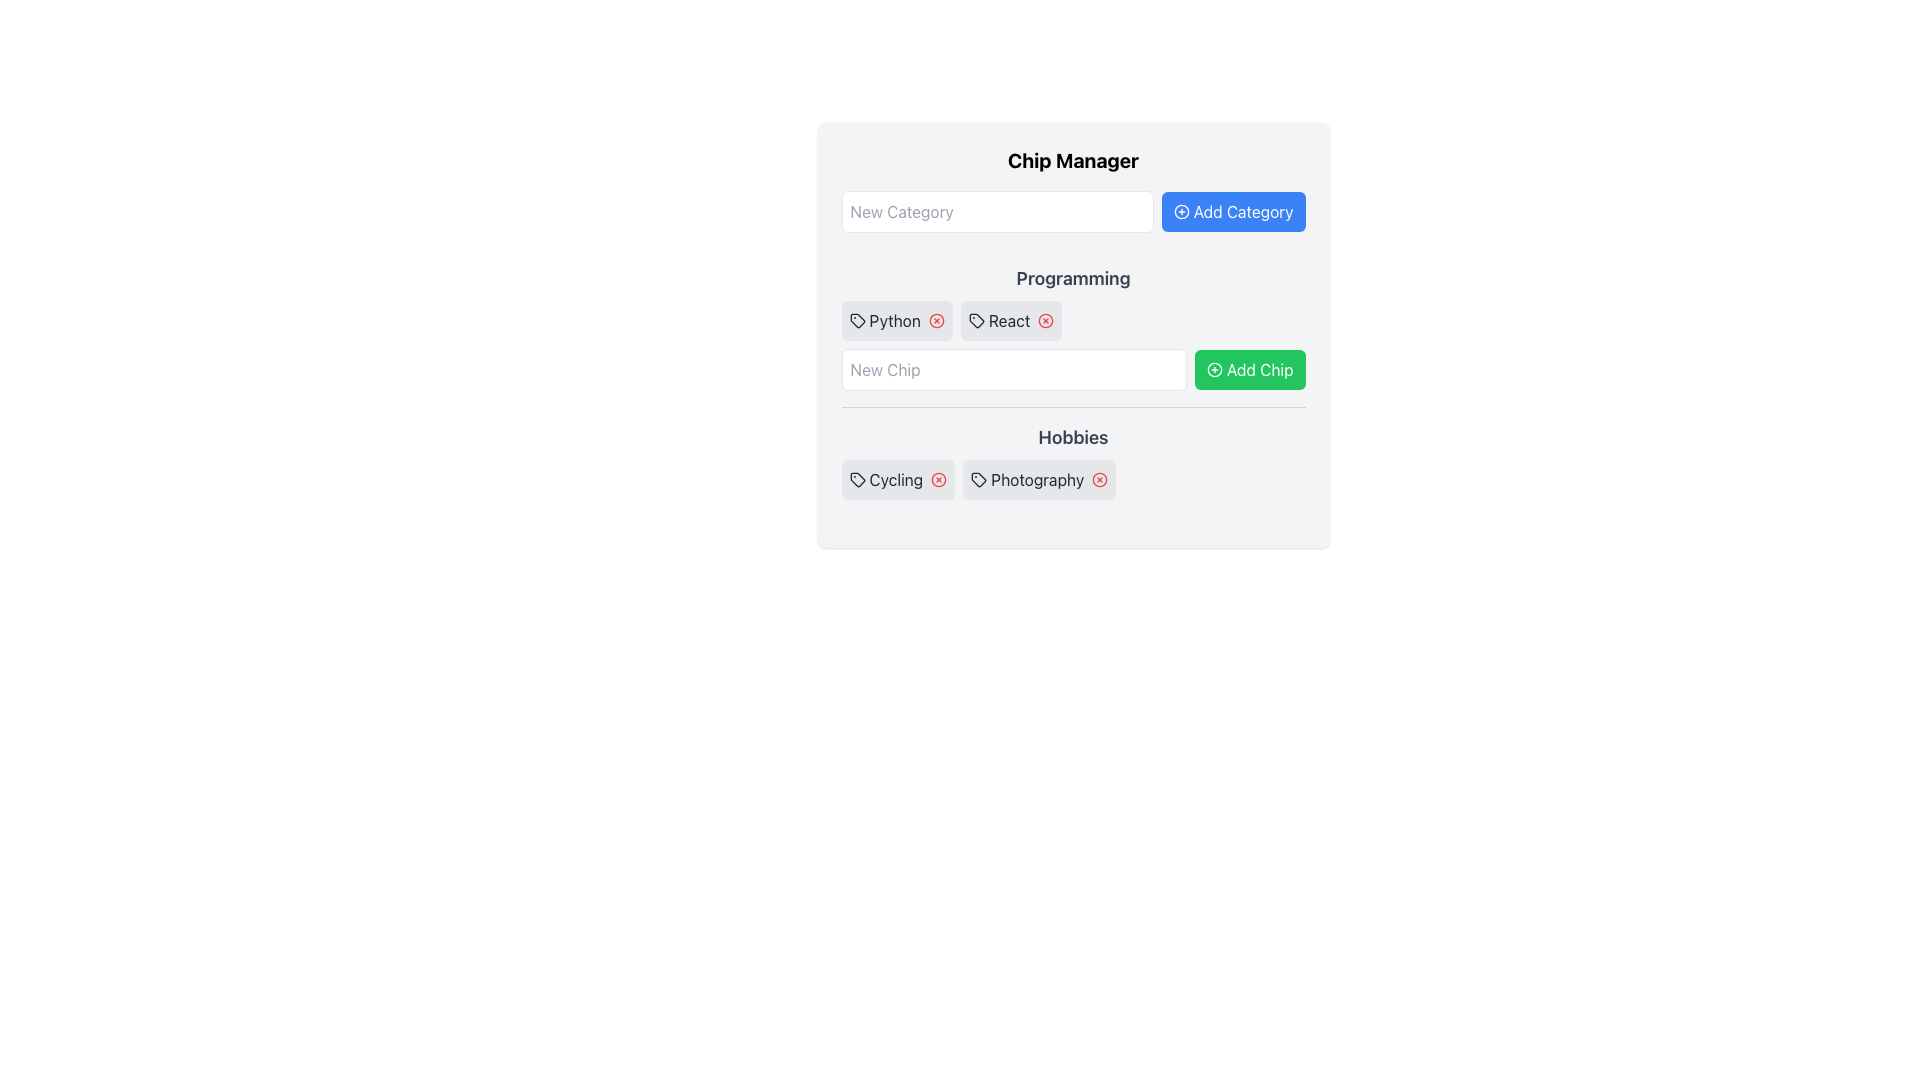 This screenshot has width=1920, height=1080. I want to click on the tag icon element located at the left end of the 'Cycling' group in the 'Hobbies' section, which is a small vector graphic resembling a tag, positioned before the red delete icon, so click(857, 479).